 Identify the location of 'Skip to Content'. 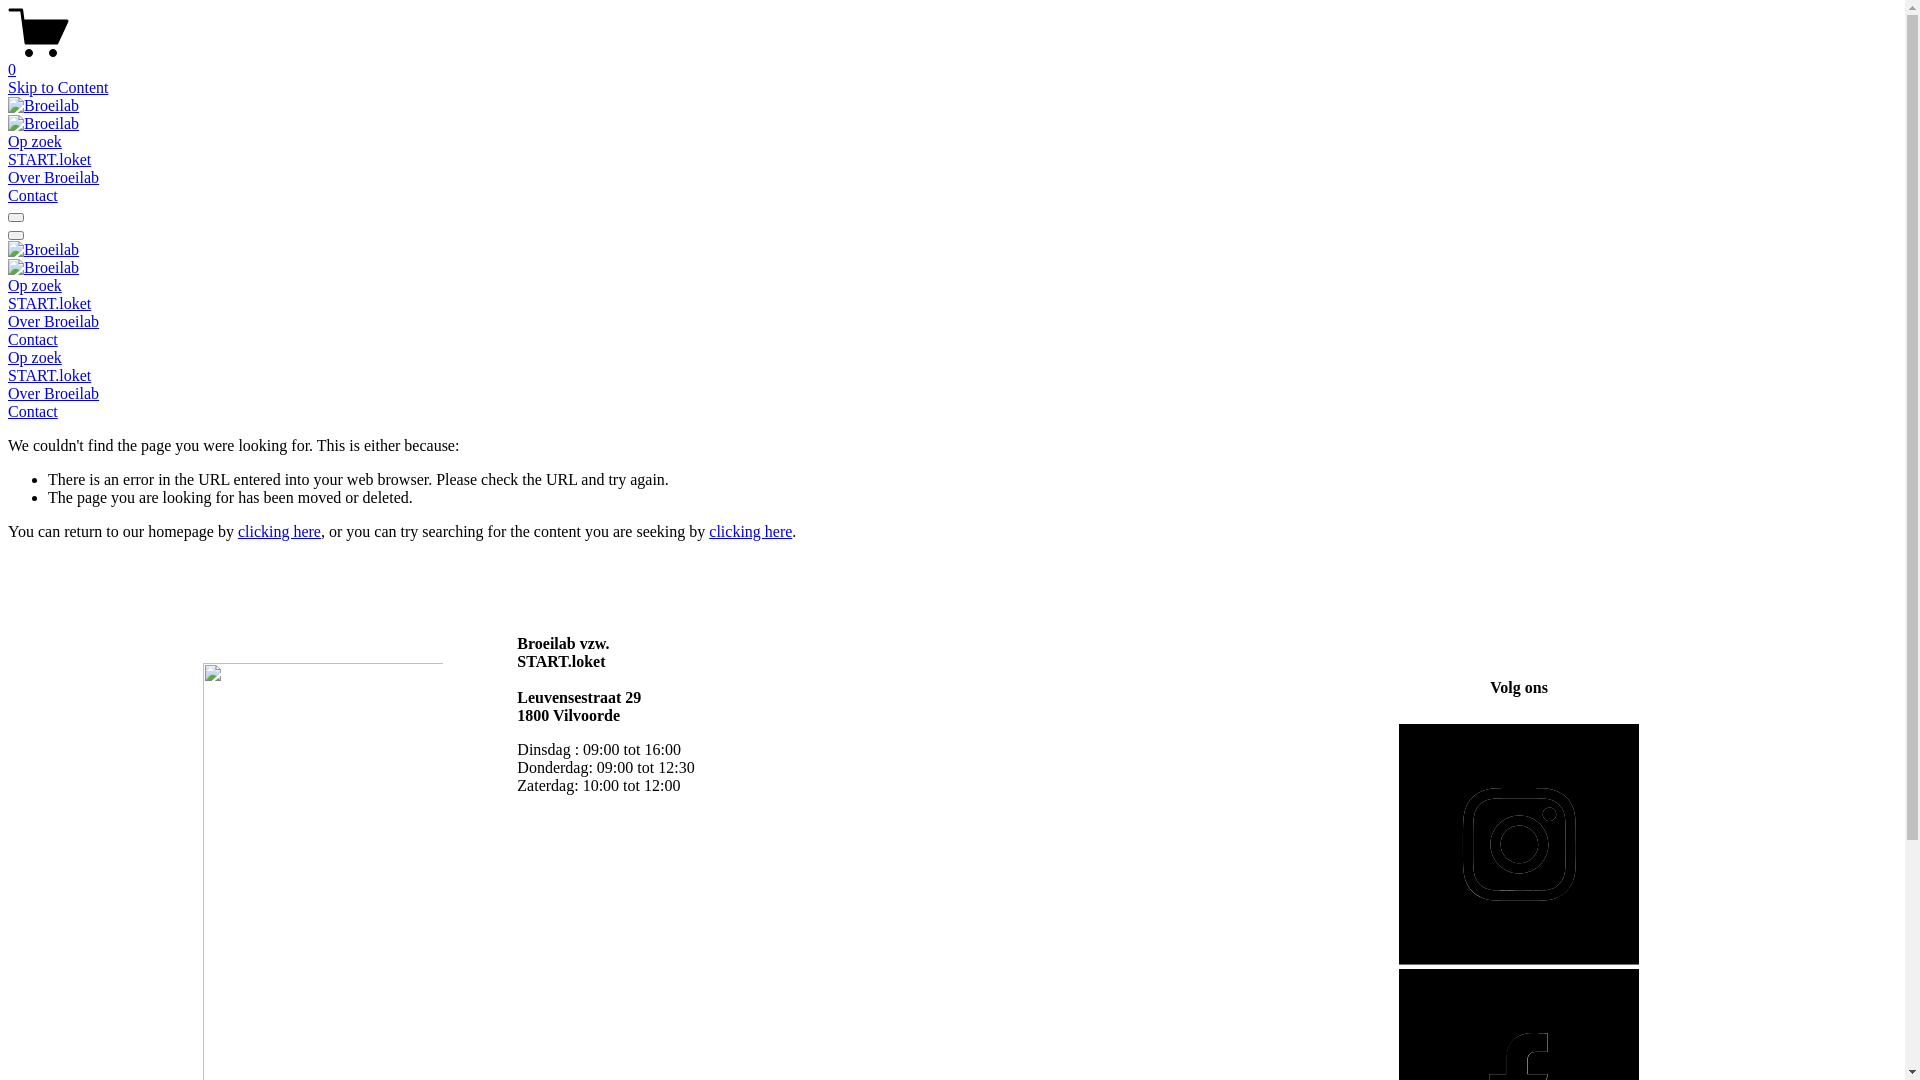
(57, 86).